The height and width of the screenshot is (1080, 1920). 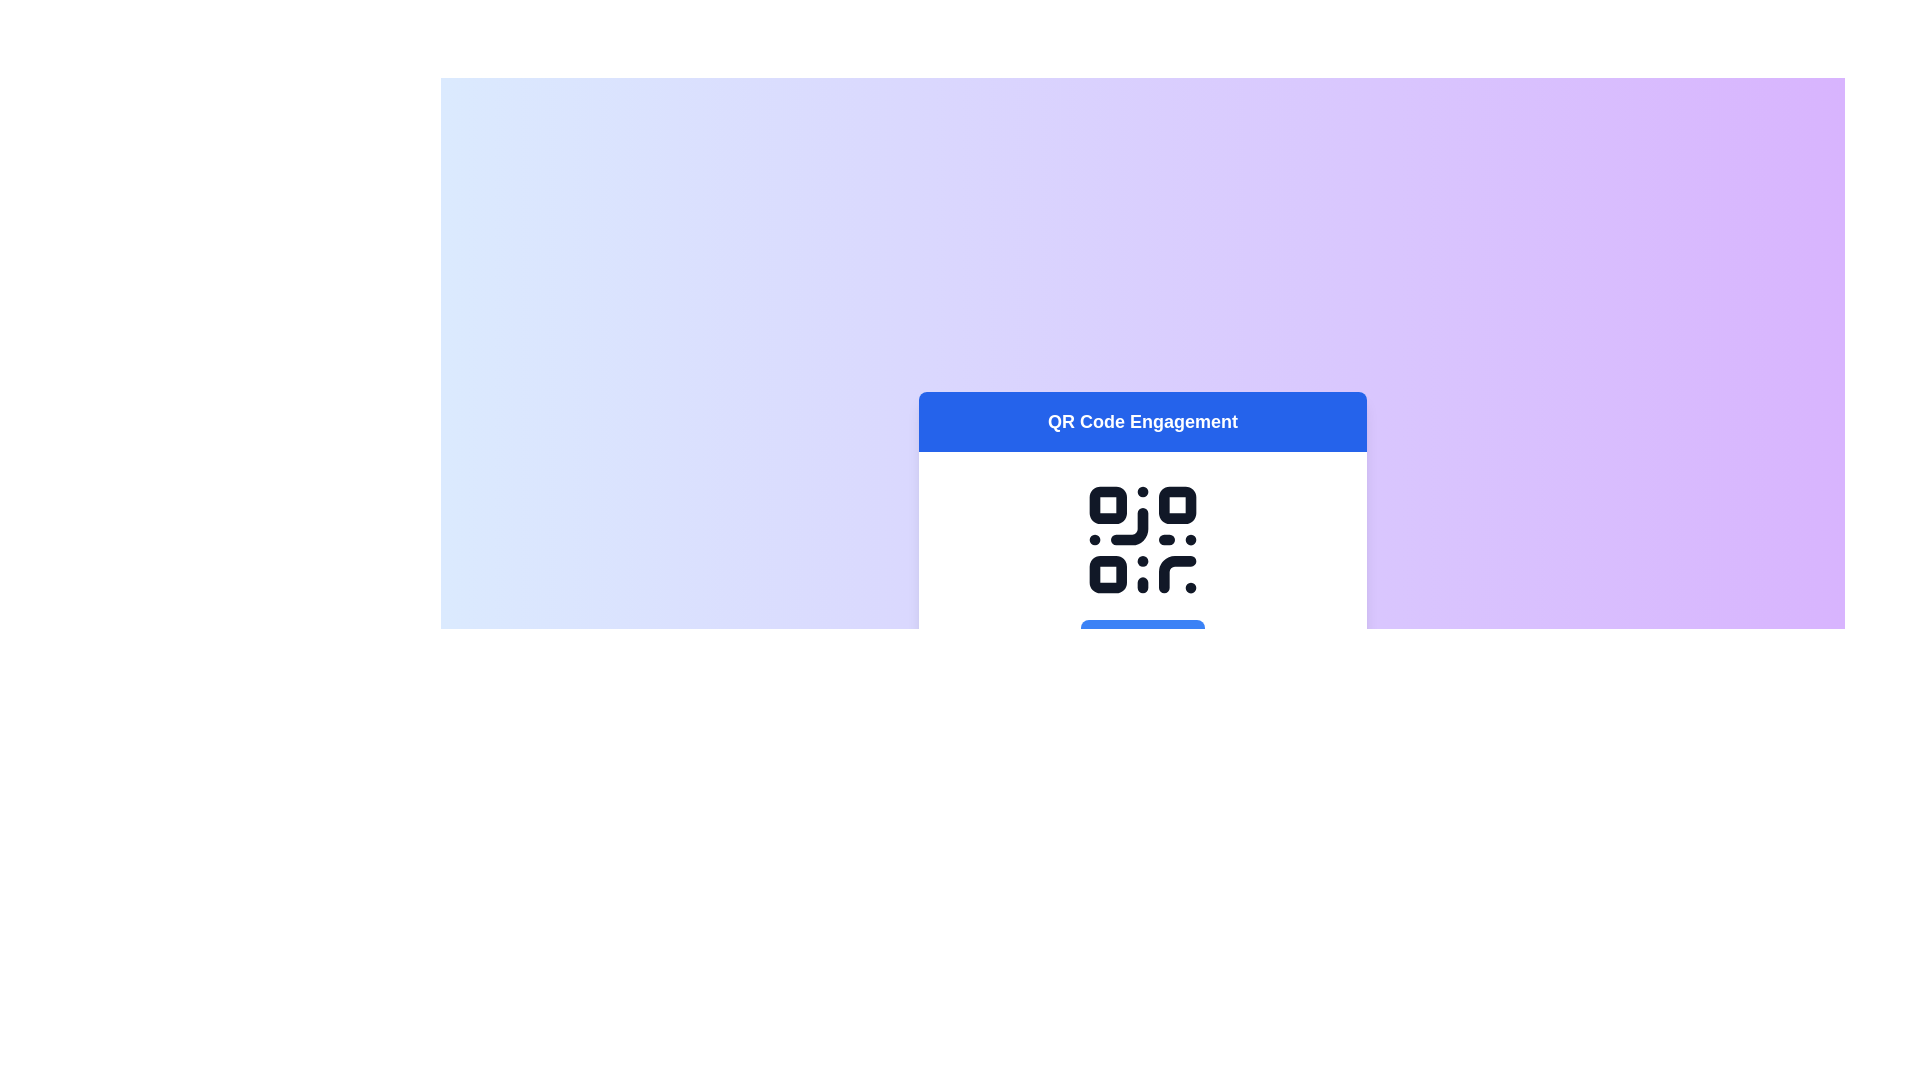 I want to click on the small square component that is the second square in the first row of the QR code grid, so click(x=1177, y=504).